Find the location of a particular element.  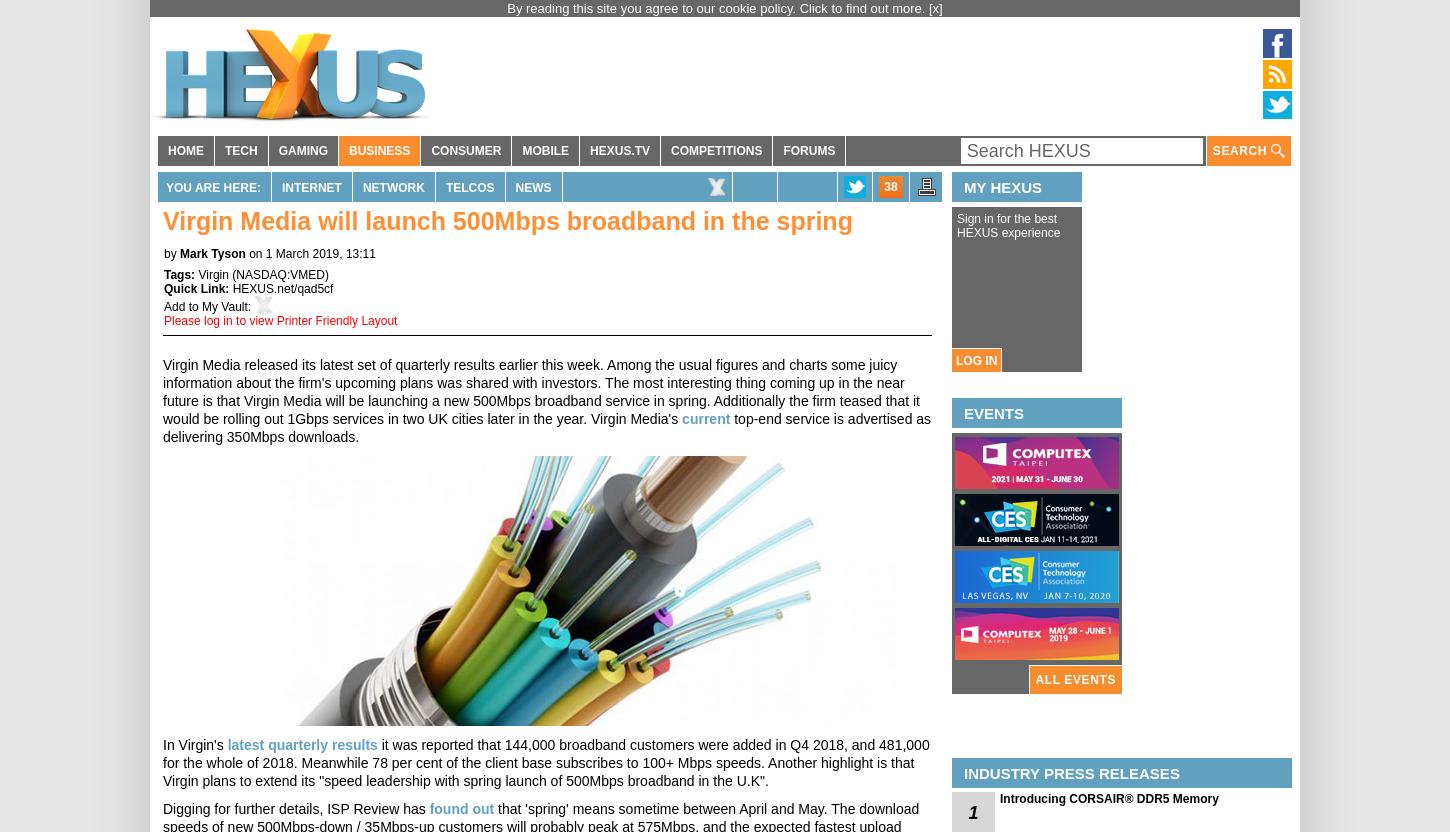

'COMPETITIONS' is located at coordinates (715, 151).